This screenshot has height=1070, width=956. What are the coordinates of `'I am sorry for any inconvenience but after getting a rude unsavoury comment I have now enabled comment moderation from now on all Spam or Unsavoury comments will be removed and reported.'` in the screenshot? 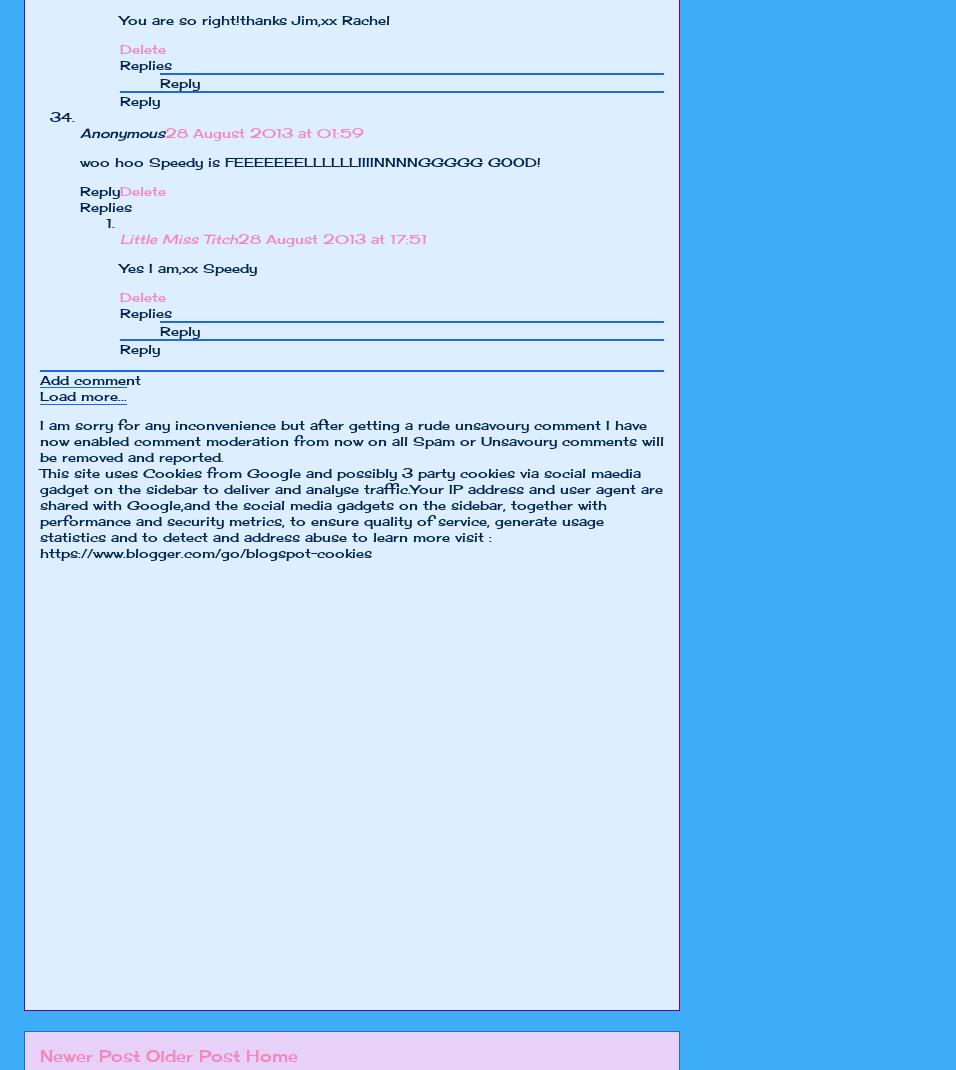 It's located at (350, 439).